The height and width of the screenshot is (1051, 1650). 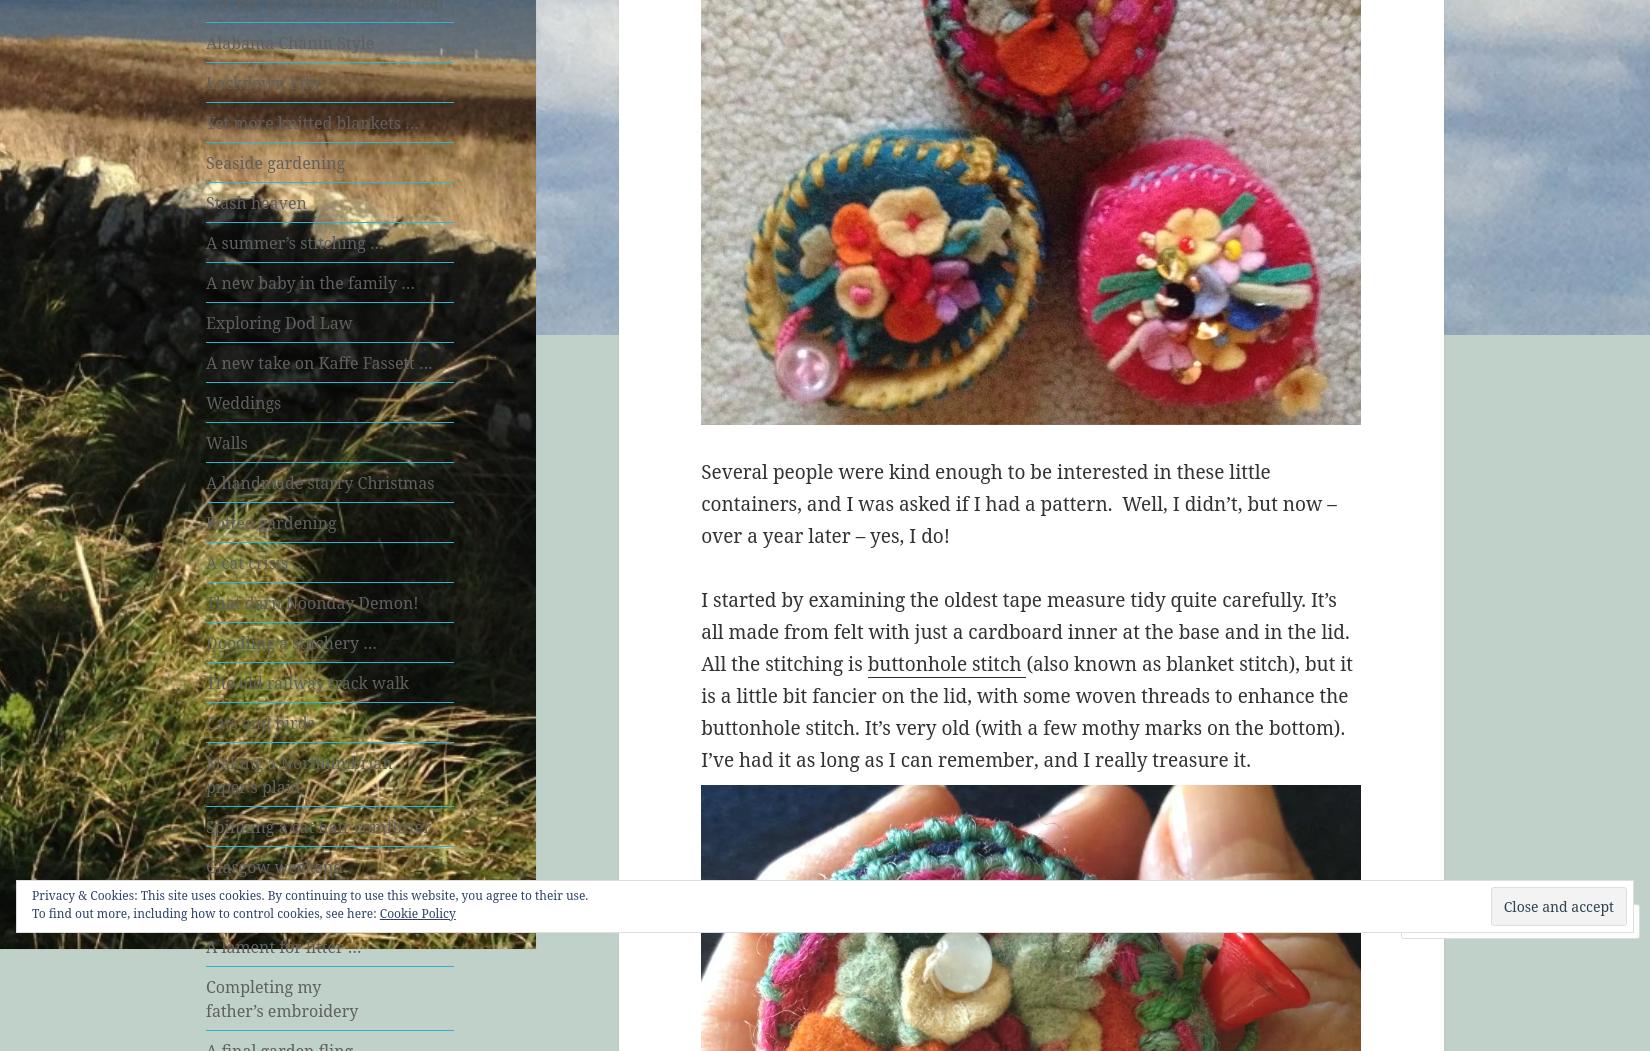 What do you see at coordinates (699, 630) in the screenshot?
I see `'I started by examining the oldest tape measure tidy quite carefully. It’s all made from felt with just a cardboard inner at the base and in the lid. All the stitching is'` at bounding box center [699, 630].